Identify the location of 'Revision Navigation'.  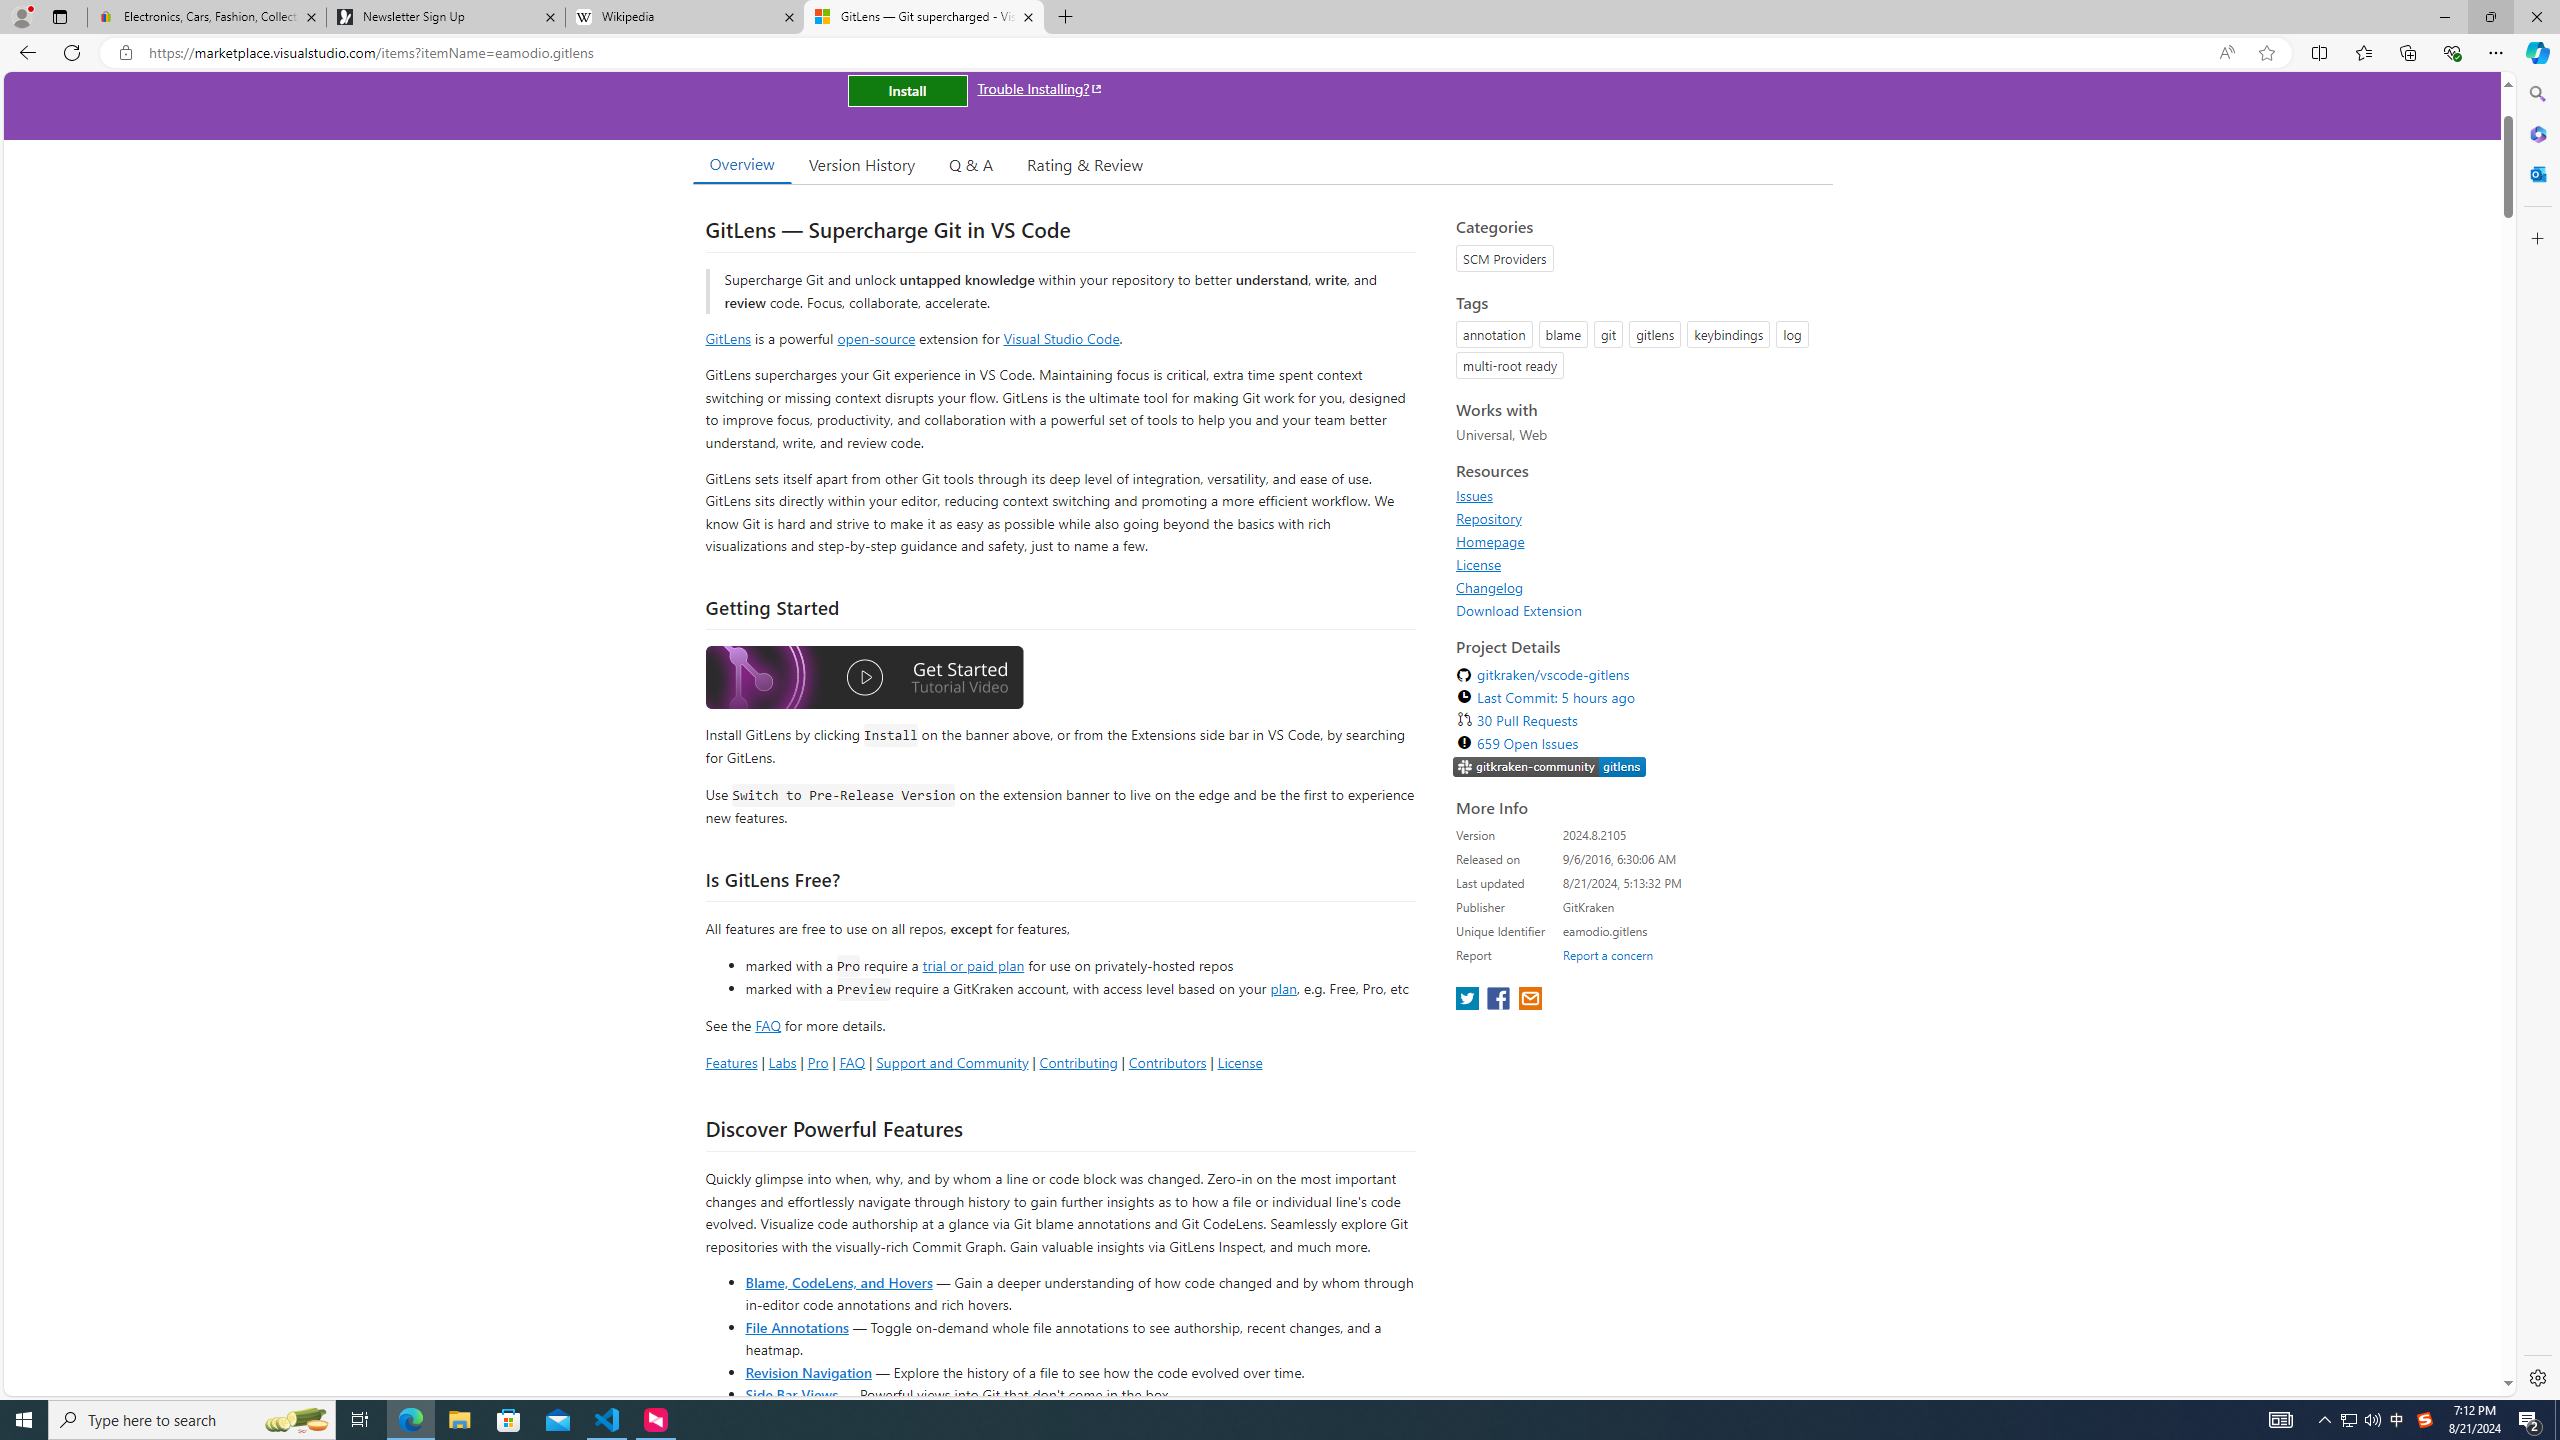
(807, 1371).